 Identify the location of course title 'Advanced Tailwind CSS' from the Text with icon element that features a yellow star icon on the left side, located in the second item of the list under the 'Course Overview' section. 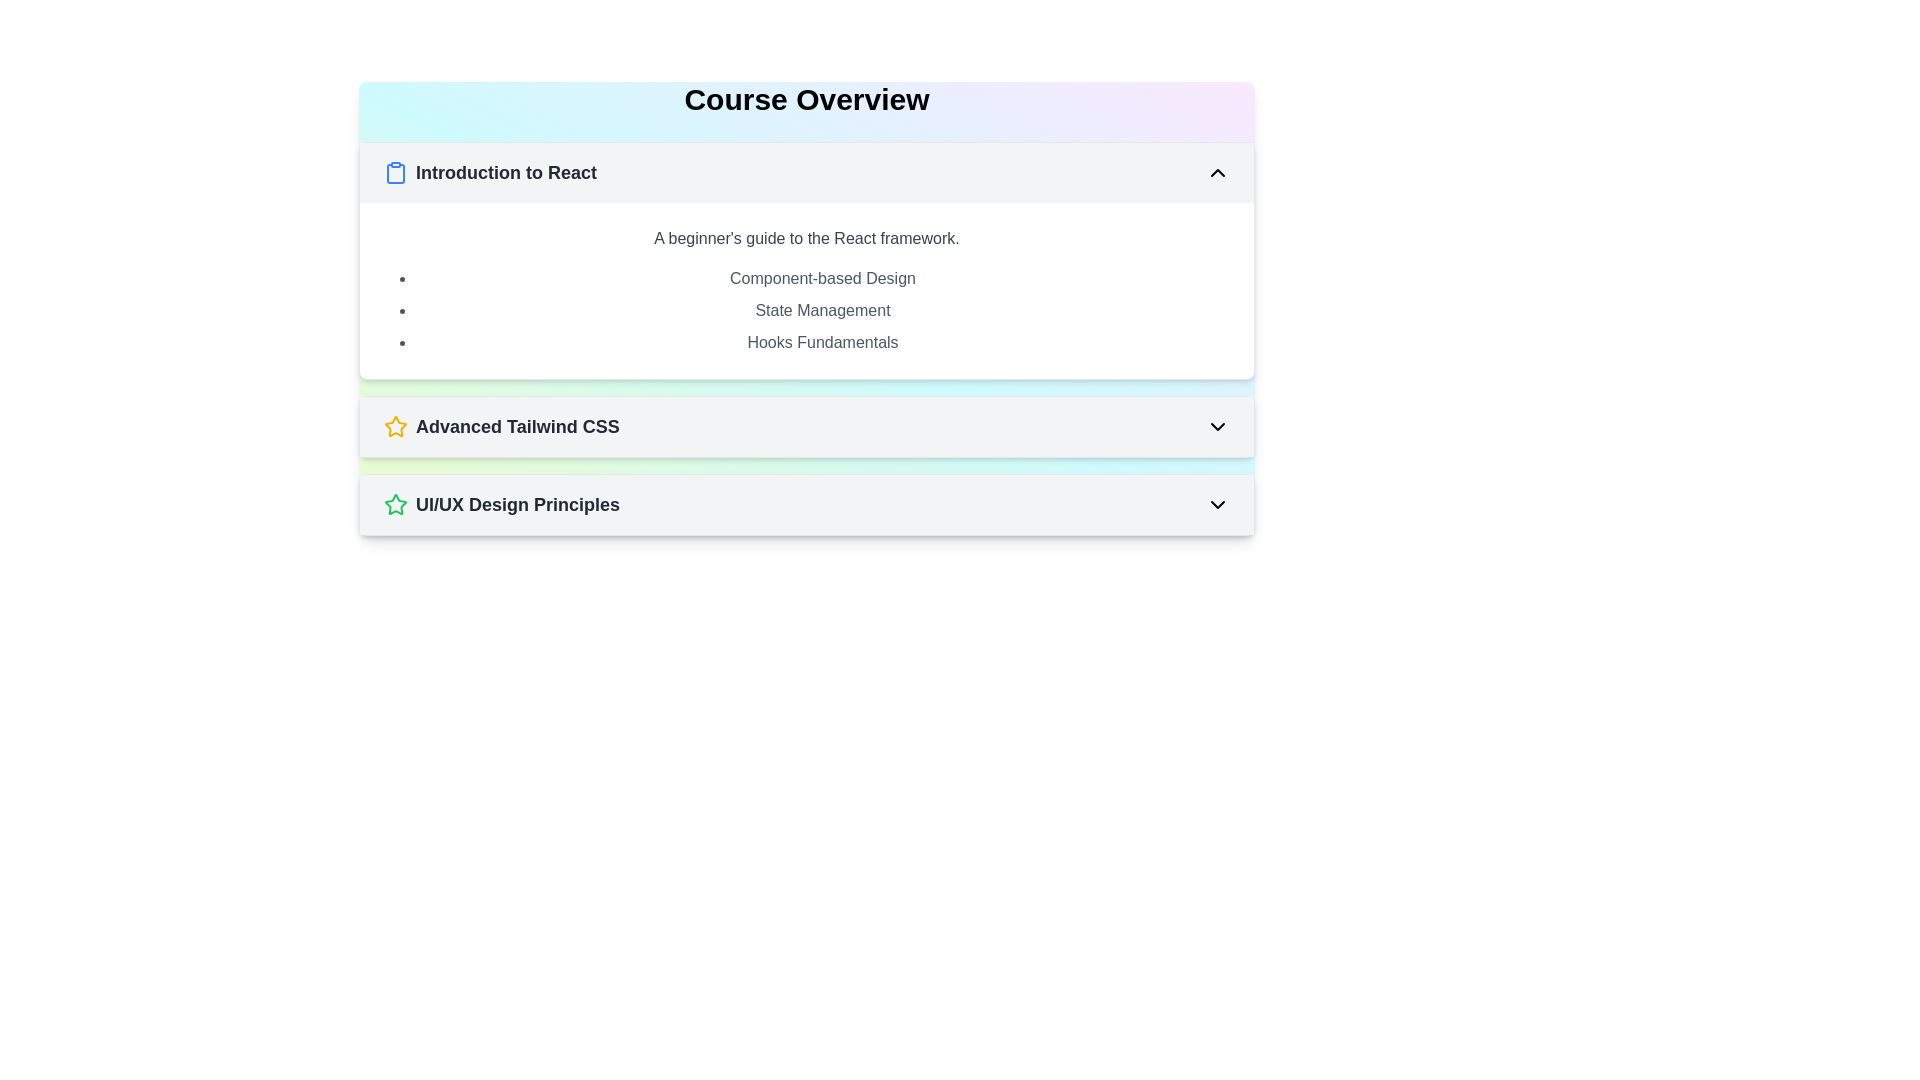
(501, 426).